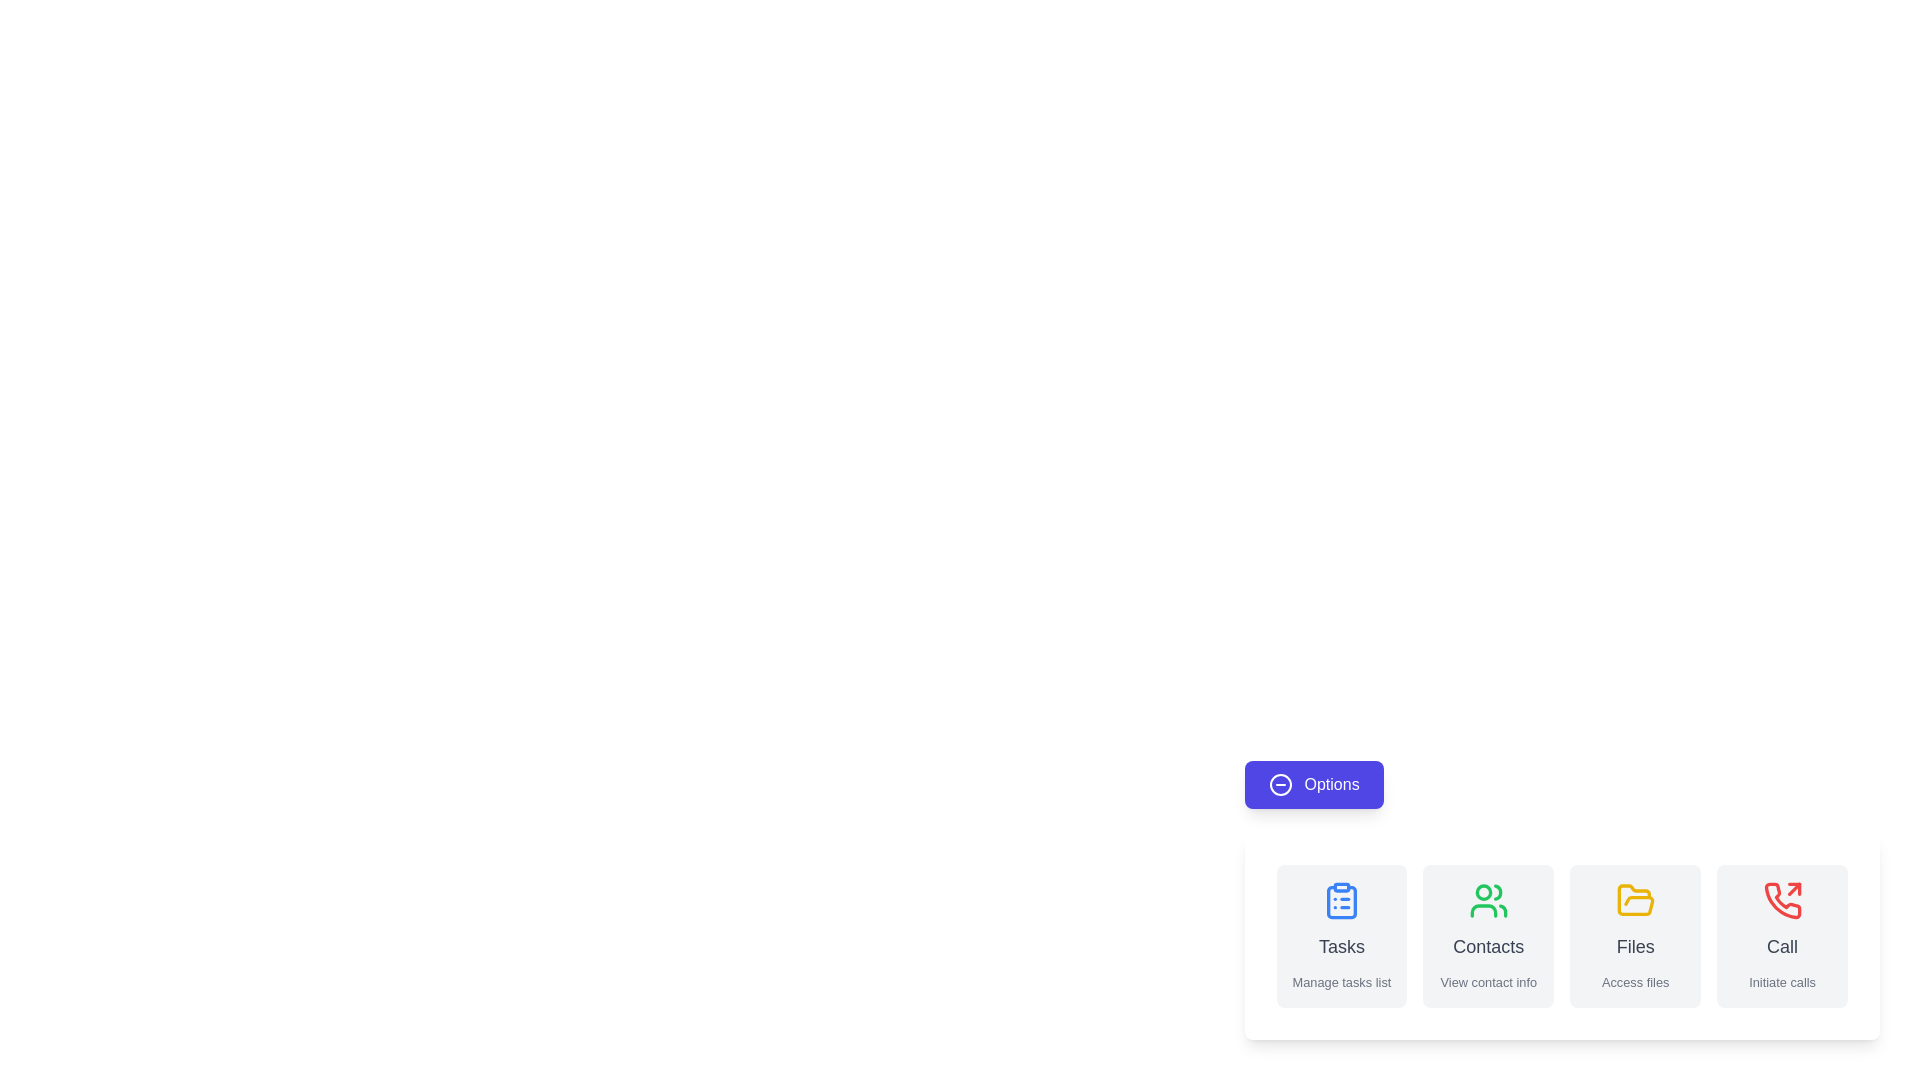  I want to click on the 'Call' button to initiate a call, so click(1781, 936).